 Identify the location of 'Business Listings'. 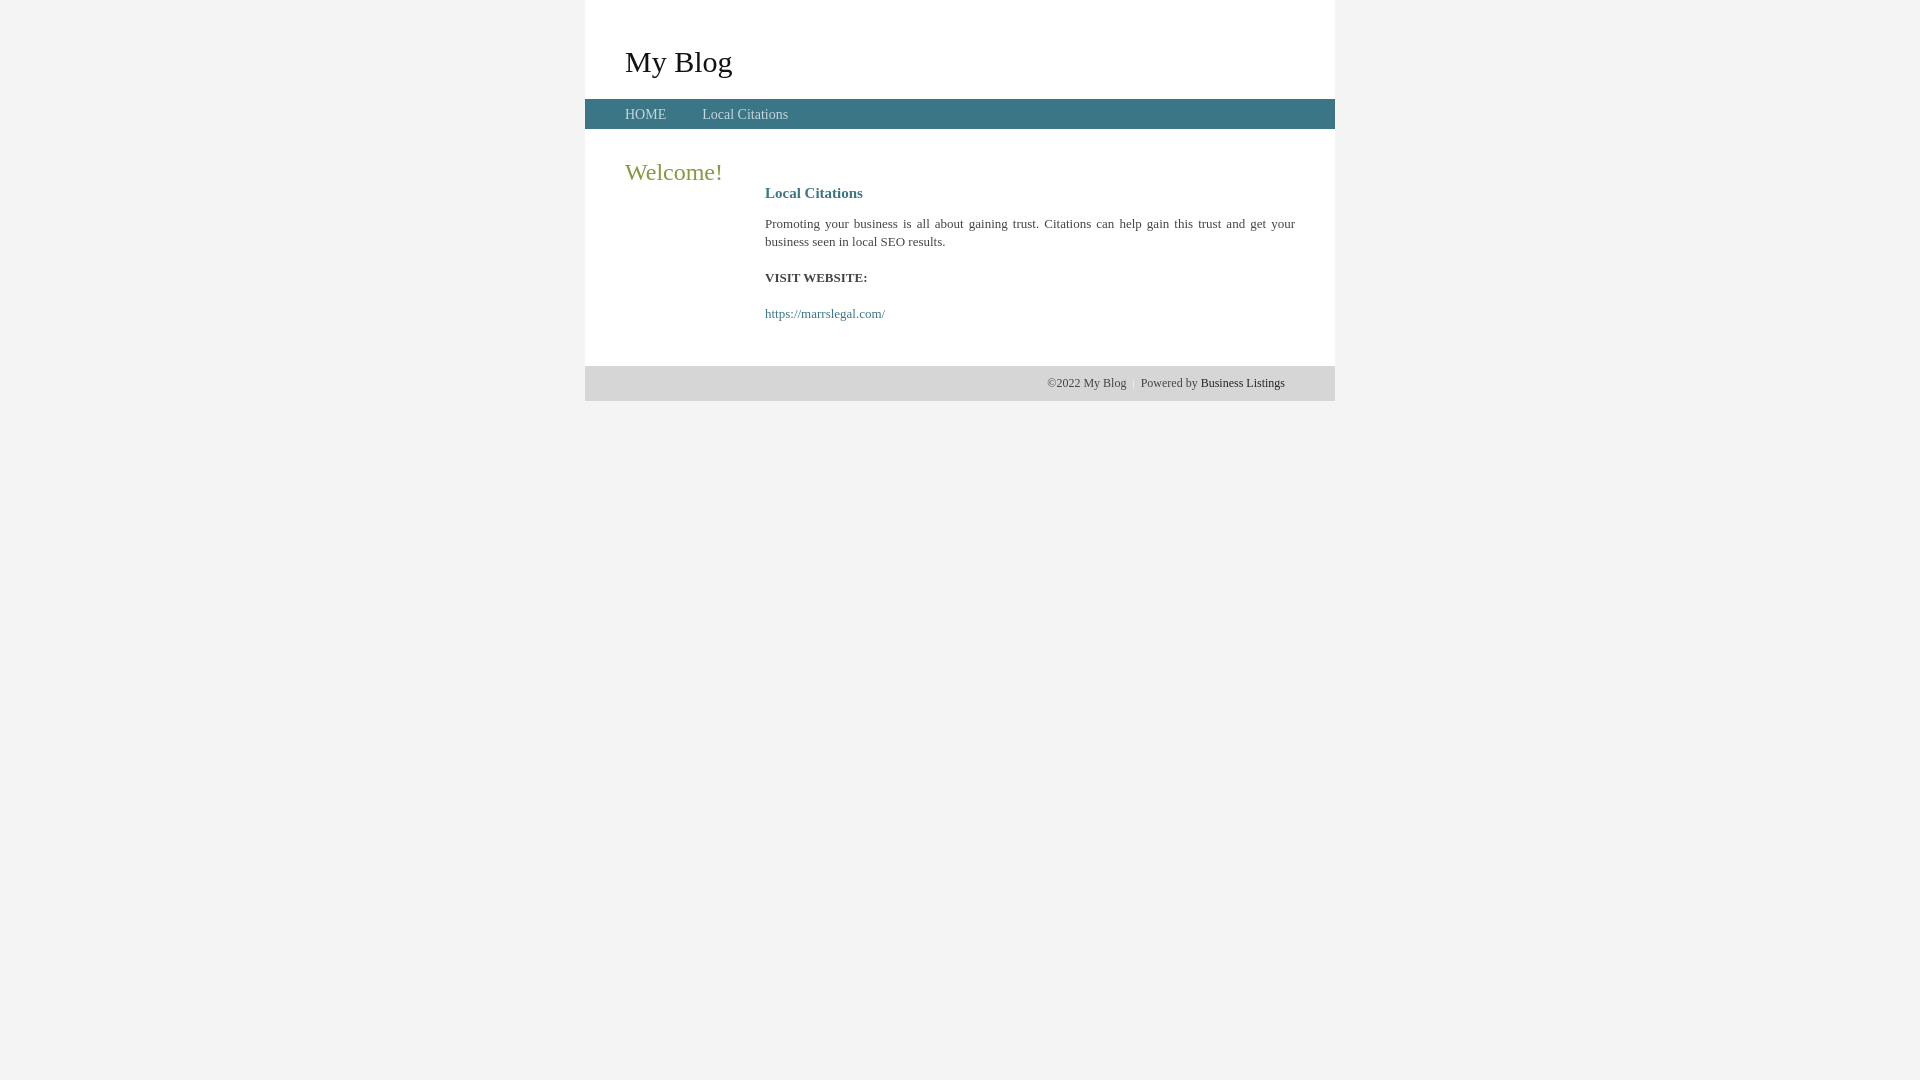
(1242, 382).